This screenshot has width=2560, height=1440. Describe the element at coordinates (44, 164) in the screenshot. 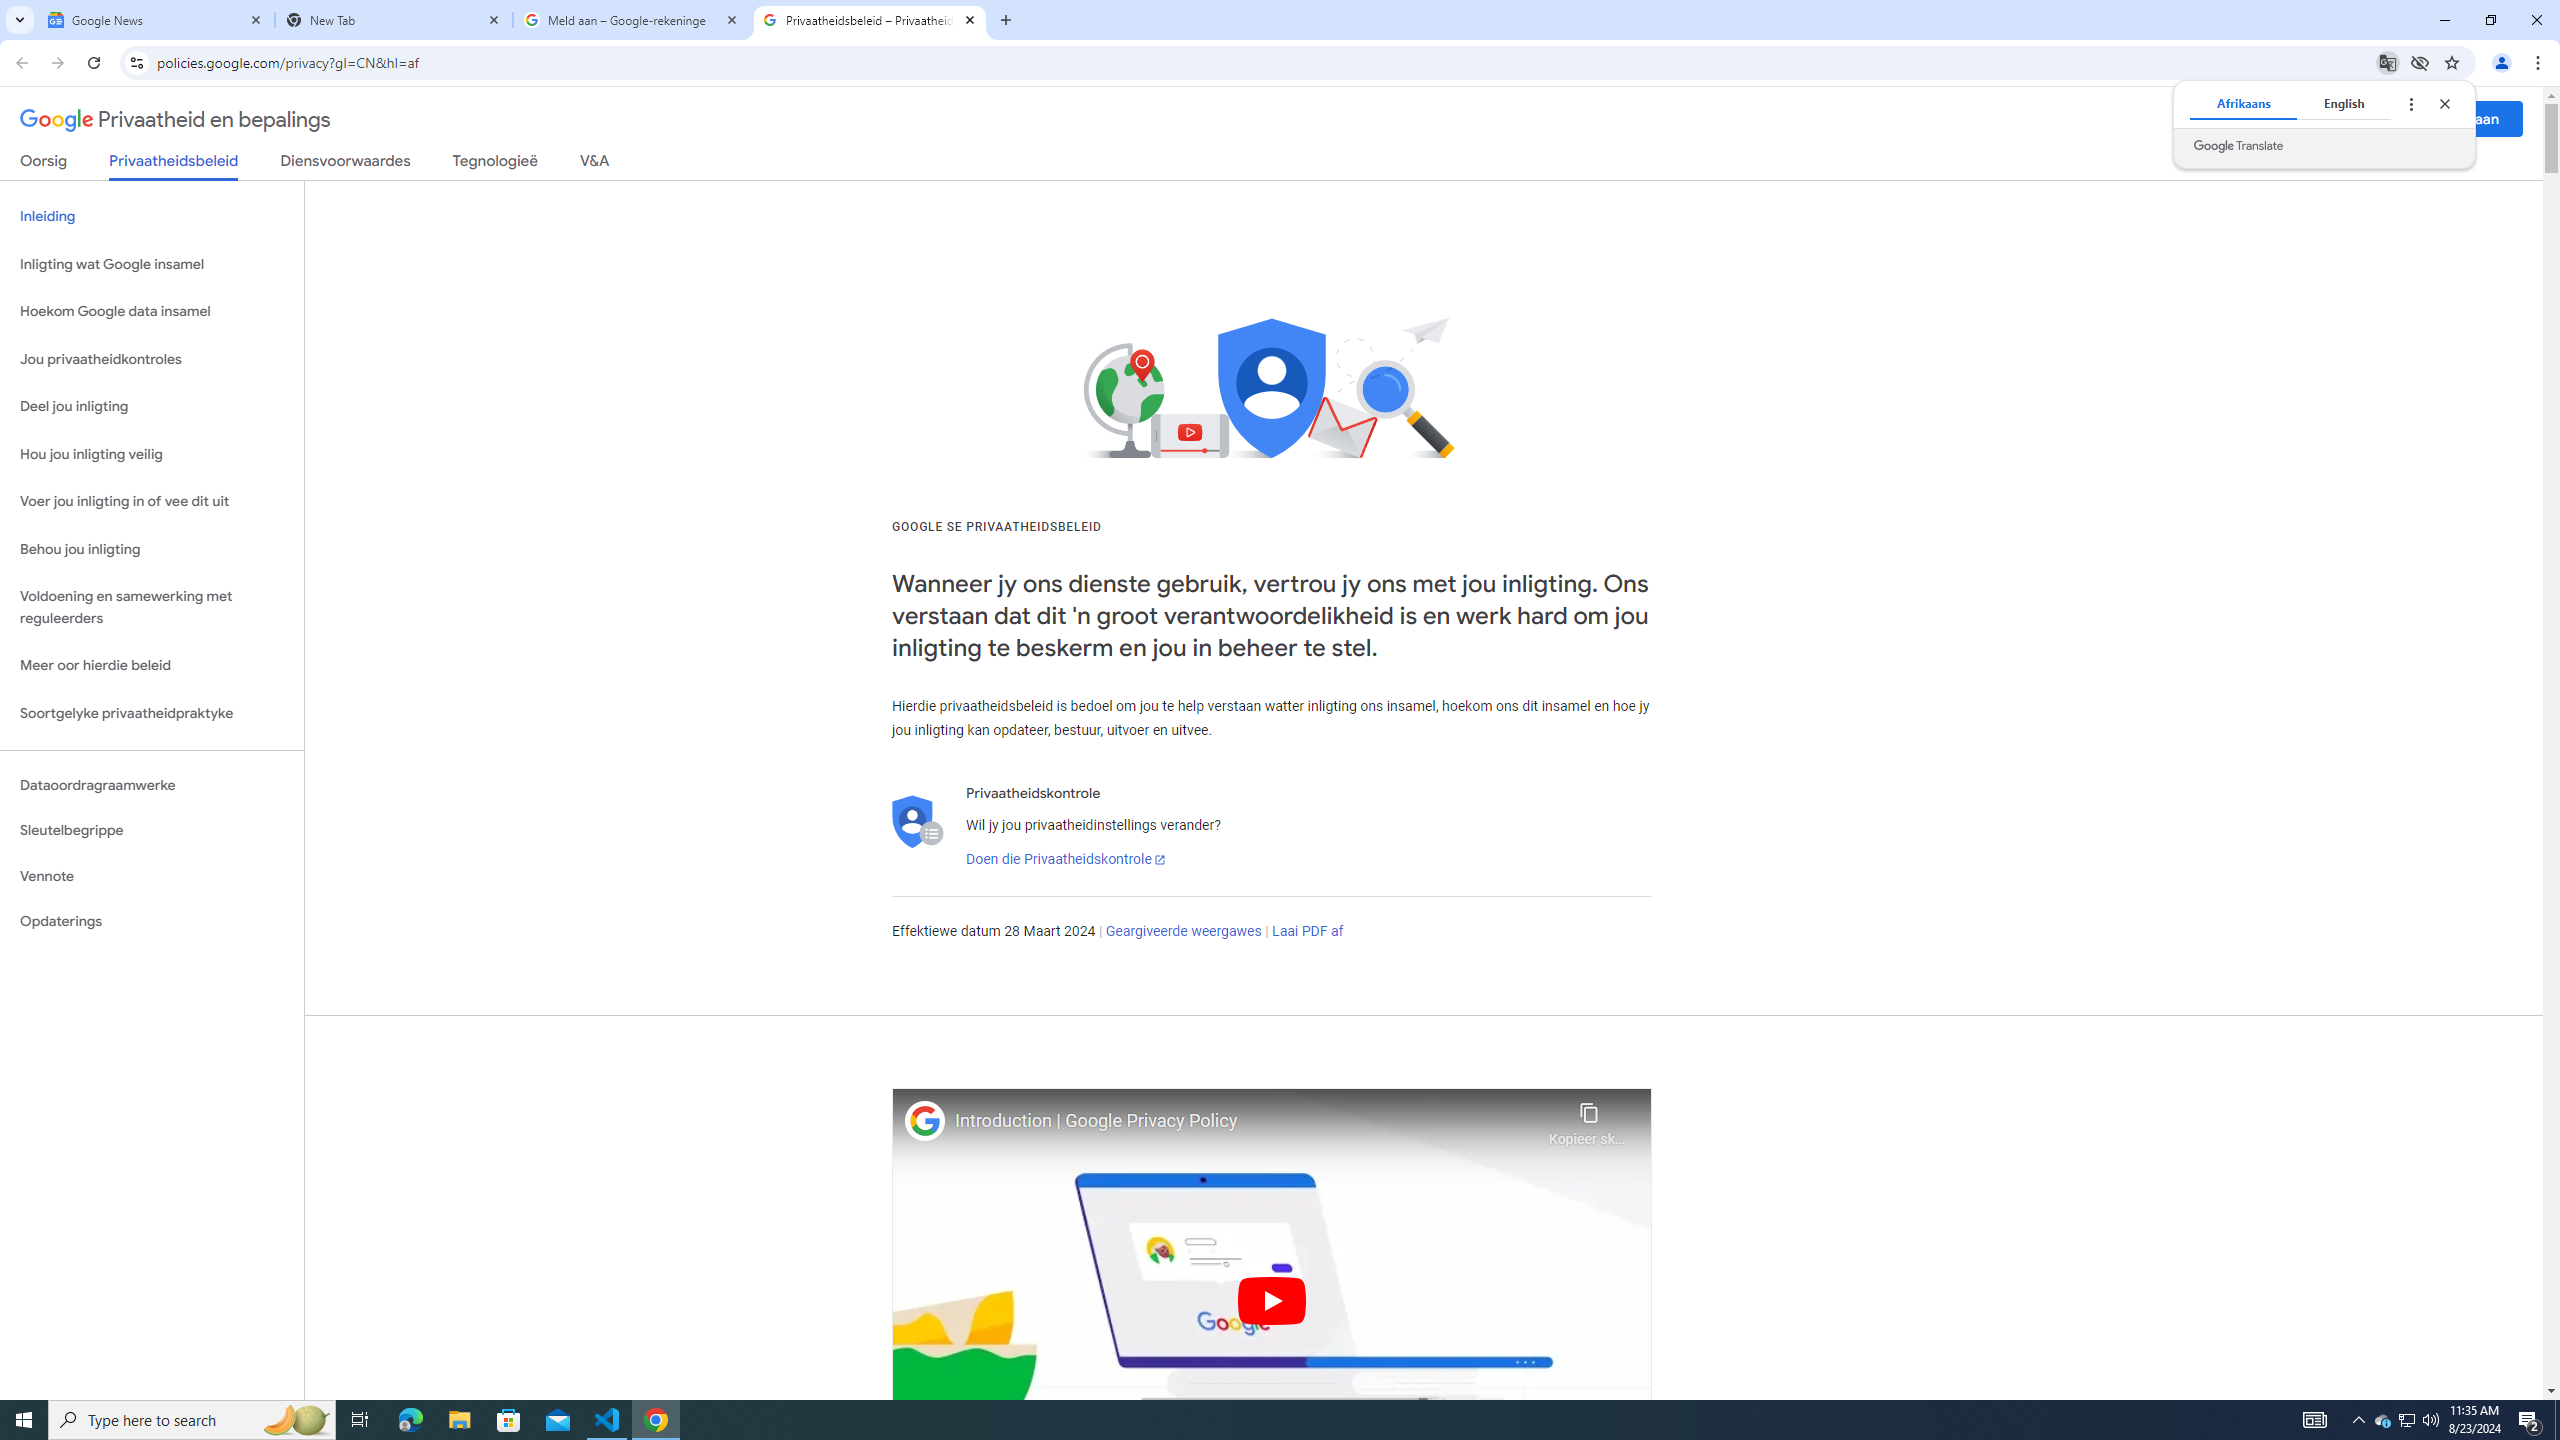

I see `'Oorsig'` at that location.